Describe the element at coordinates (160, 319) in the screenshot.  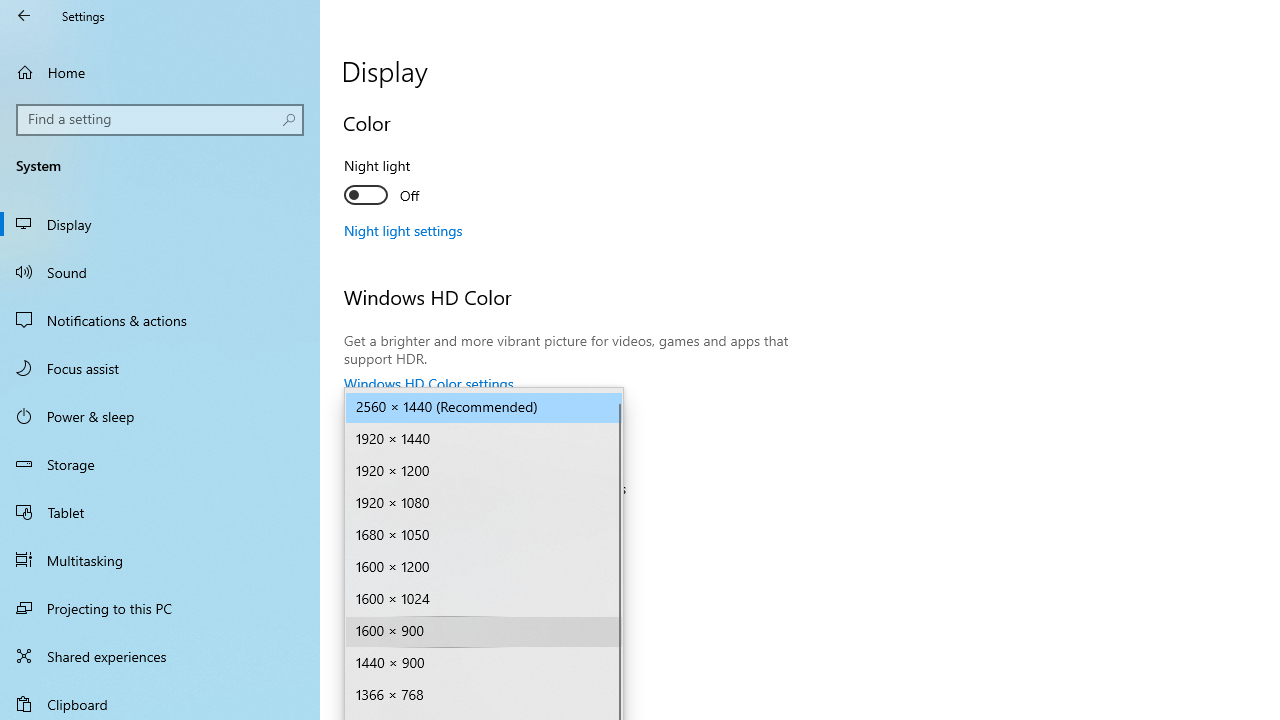
I see `'Notifications & actions'` at that location.